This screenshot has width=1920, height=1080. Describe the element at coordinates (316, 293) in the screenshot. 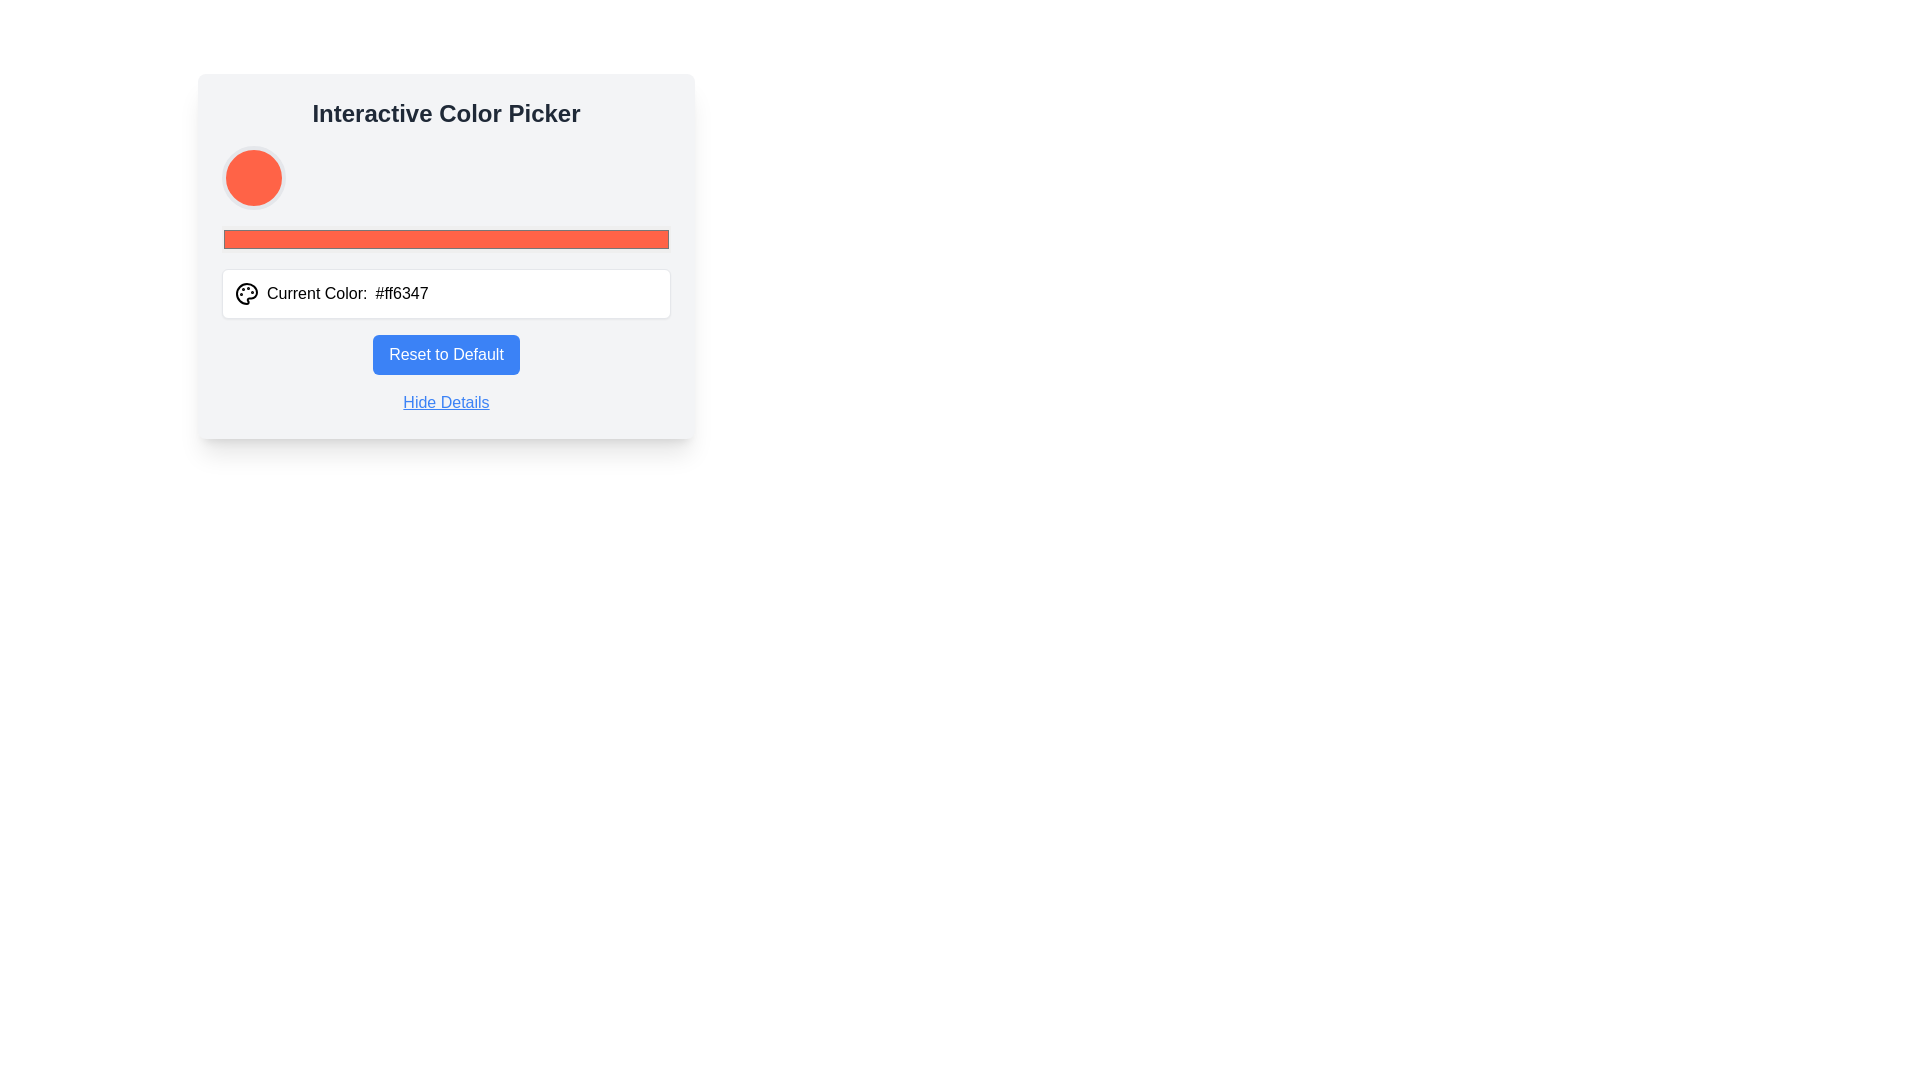

I see `the label displaying 'Current Color:' located next to the color code '#ff6347' in the central lower section of the interface` at that location.